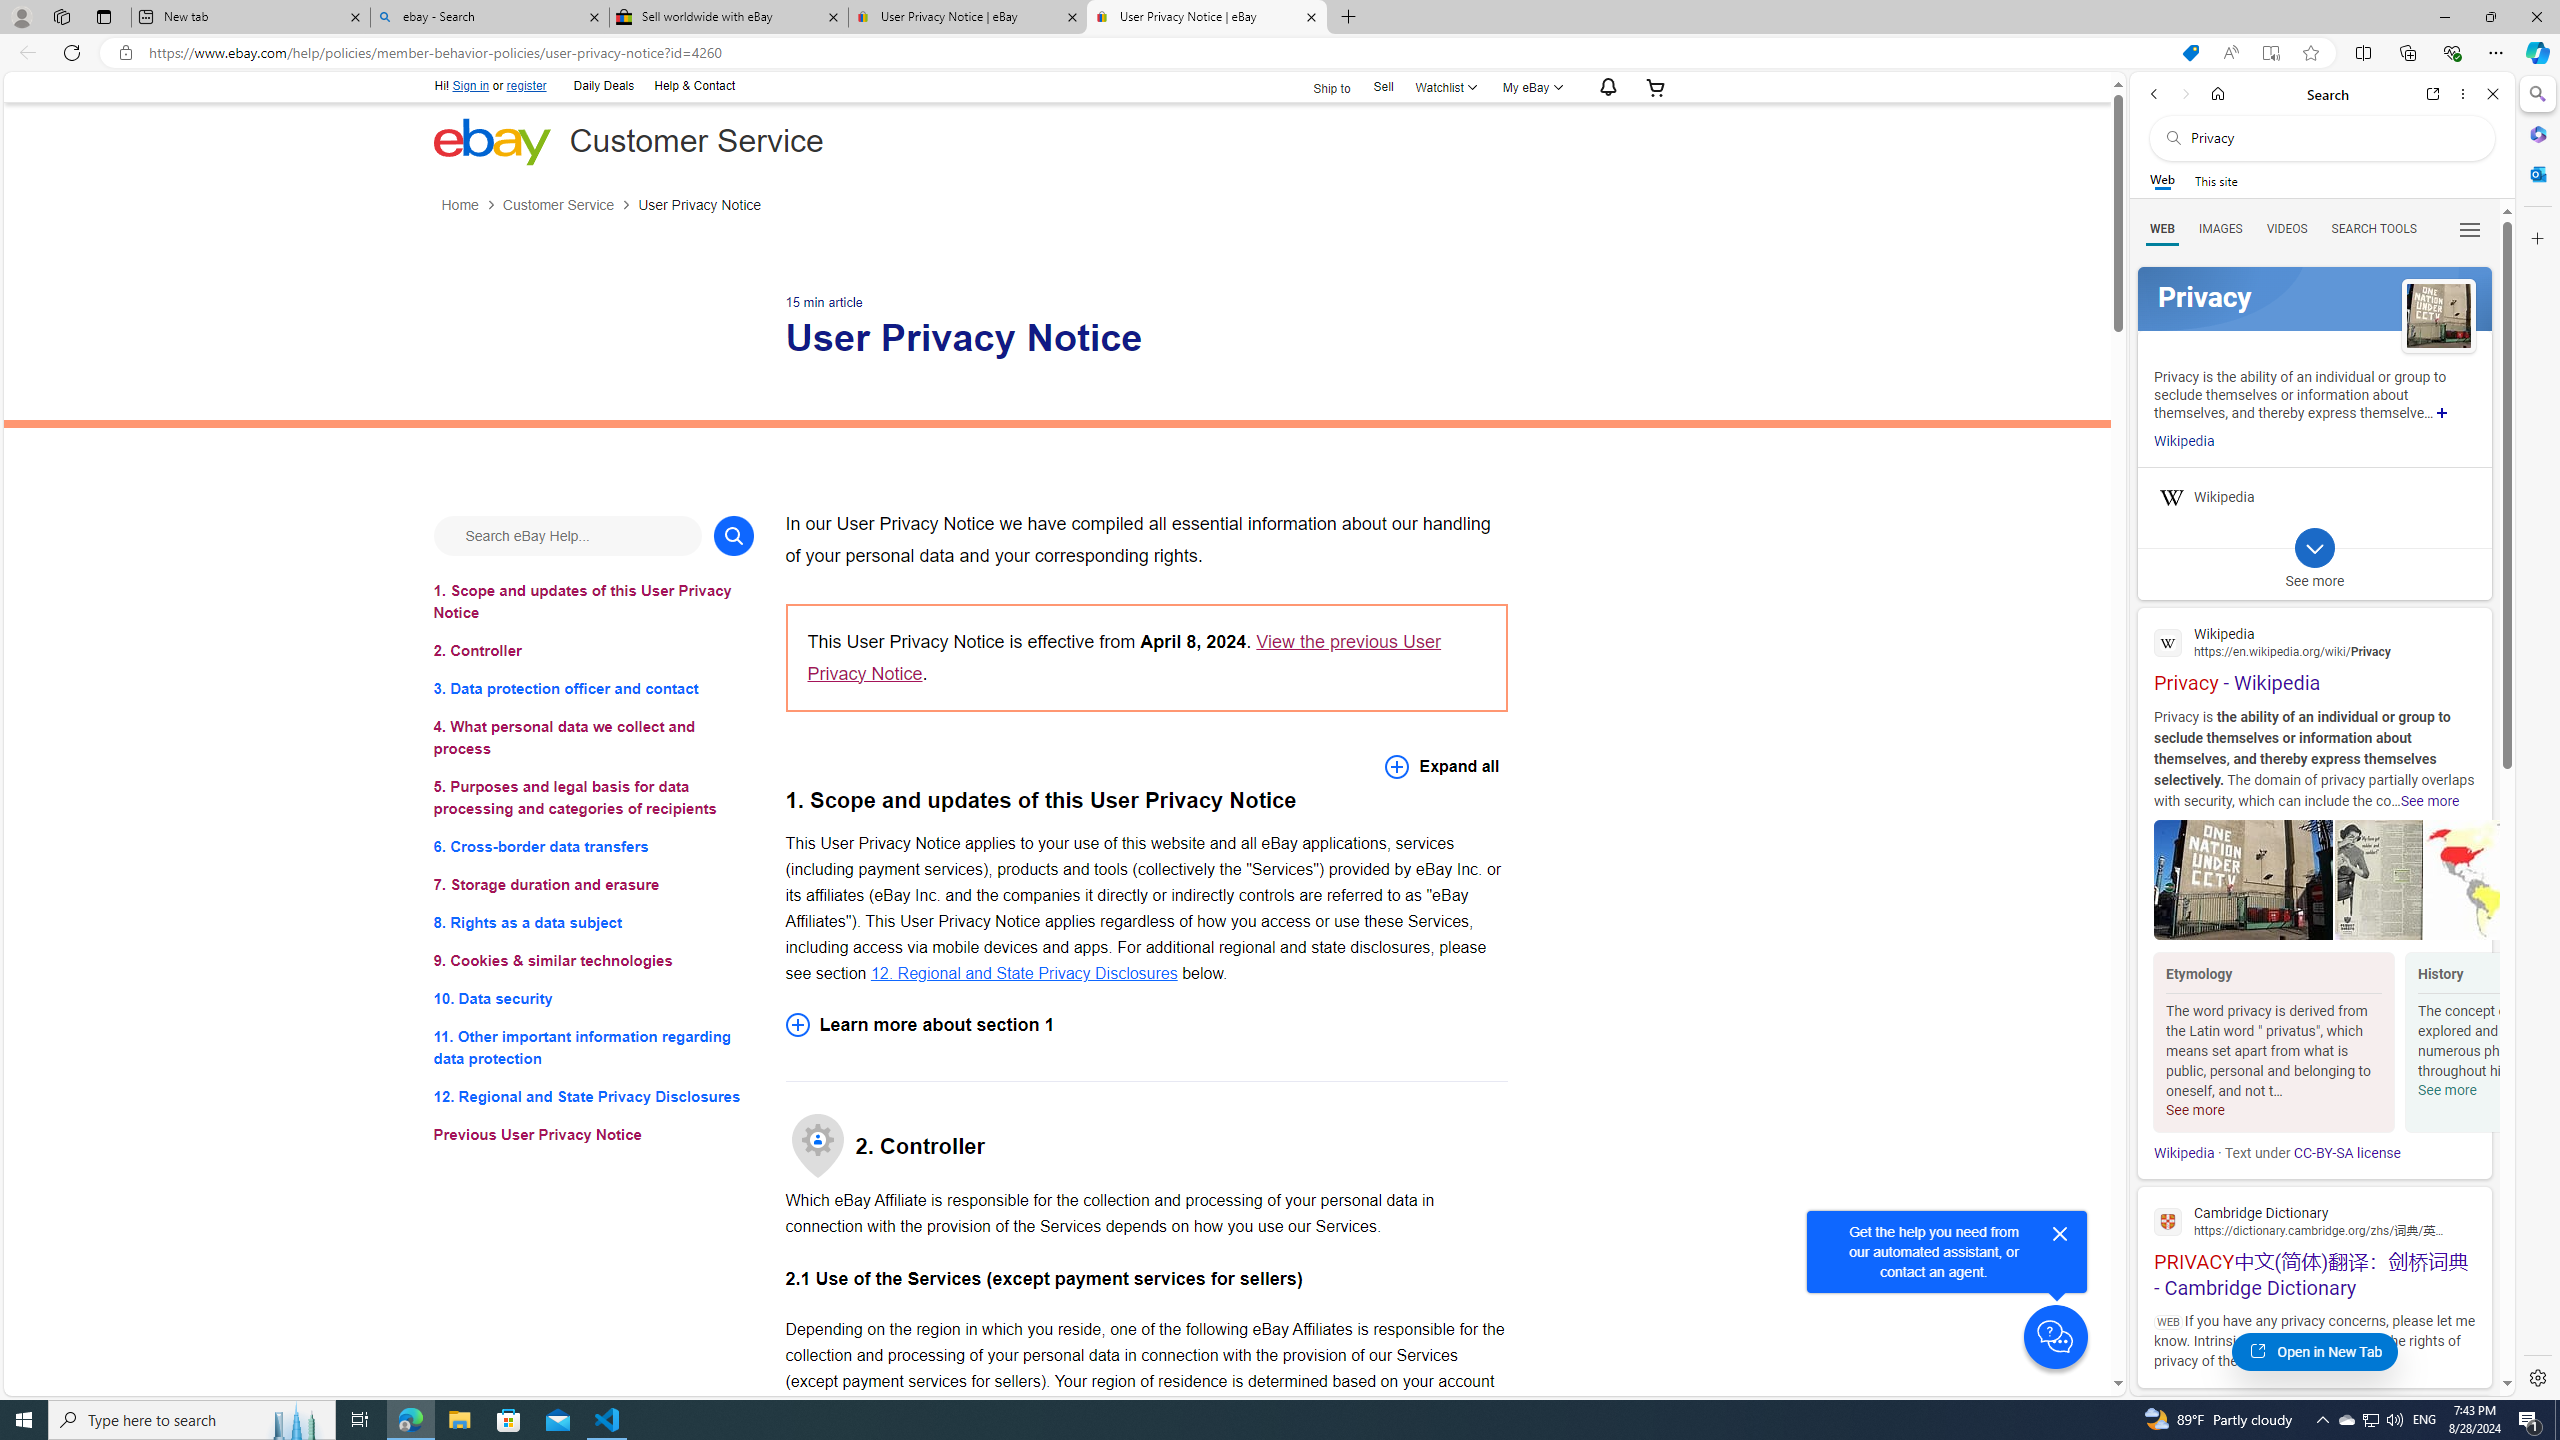  Describe the element at coordinates (2331, 137) in the screenshot. I see `'Search the web'` at that location.